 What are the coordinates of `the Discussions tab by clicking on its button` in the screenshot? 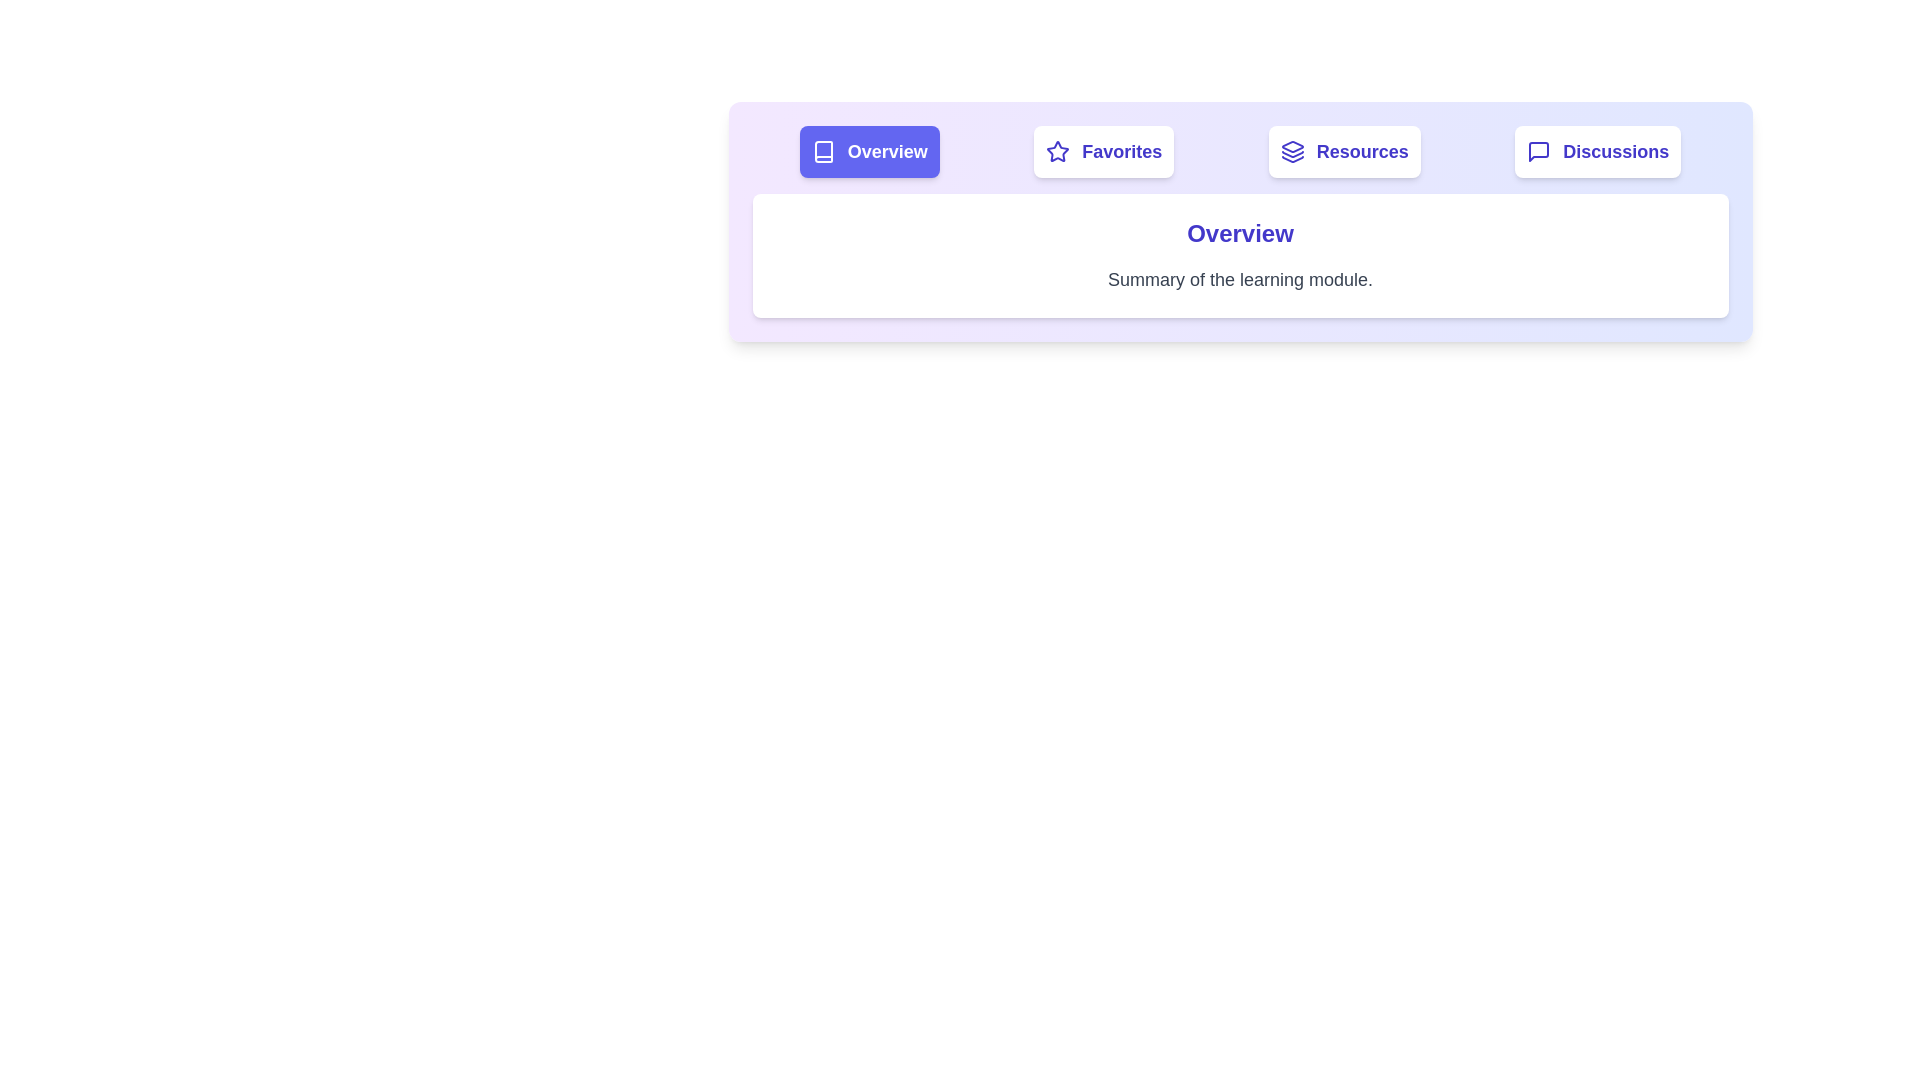 It's located at (1597, 150).